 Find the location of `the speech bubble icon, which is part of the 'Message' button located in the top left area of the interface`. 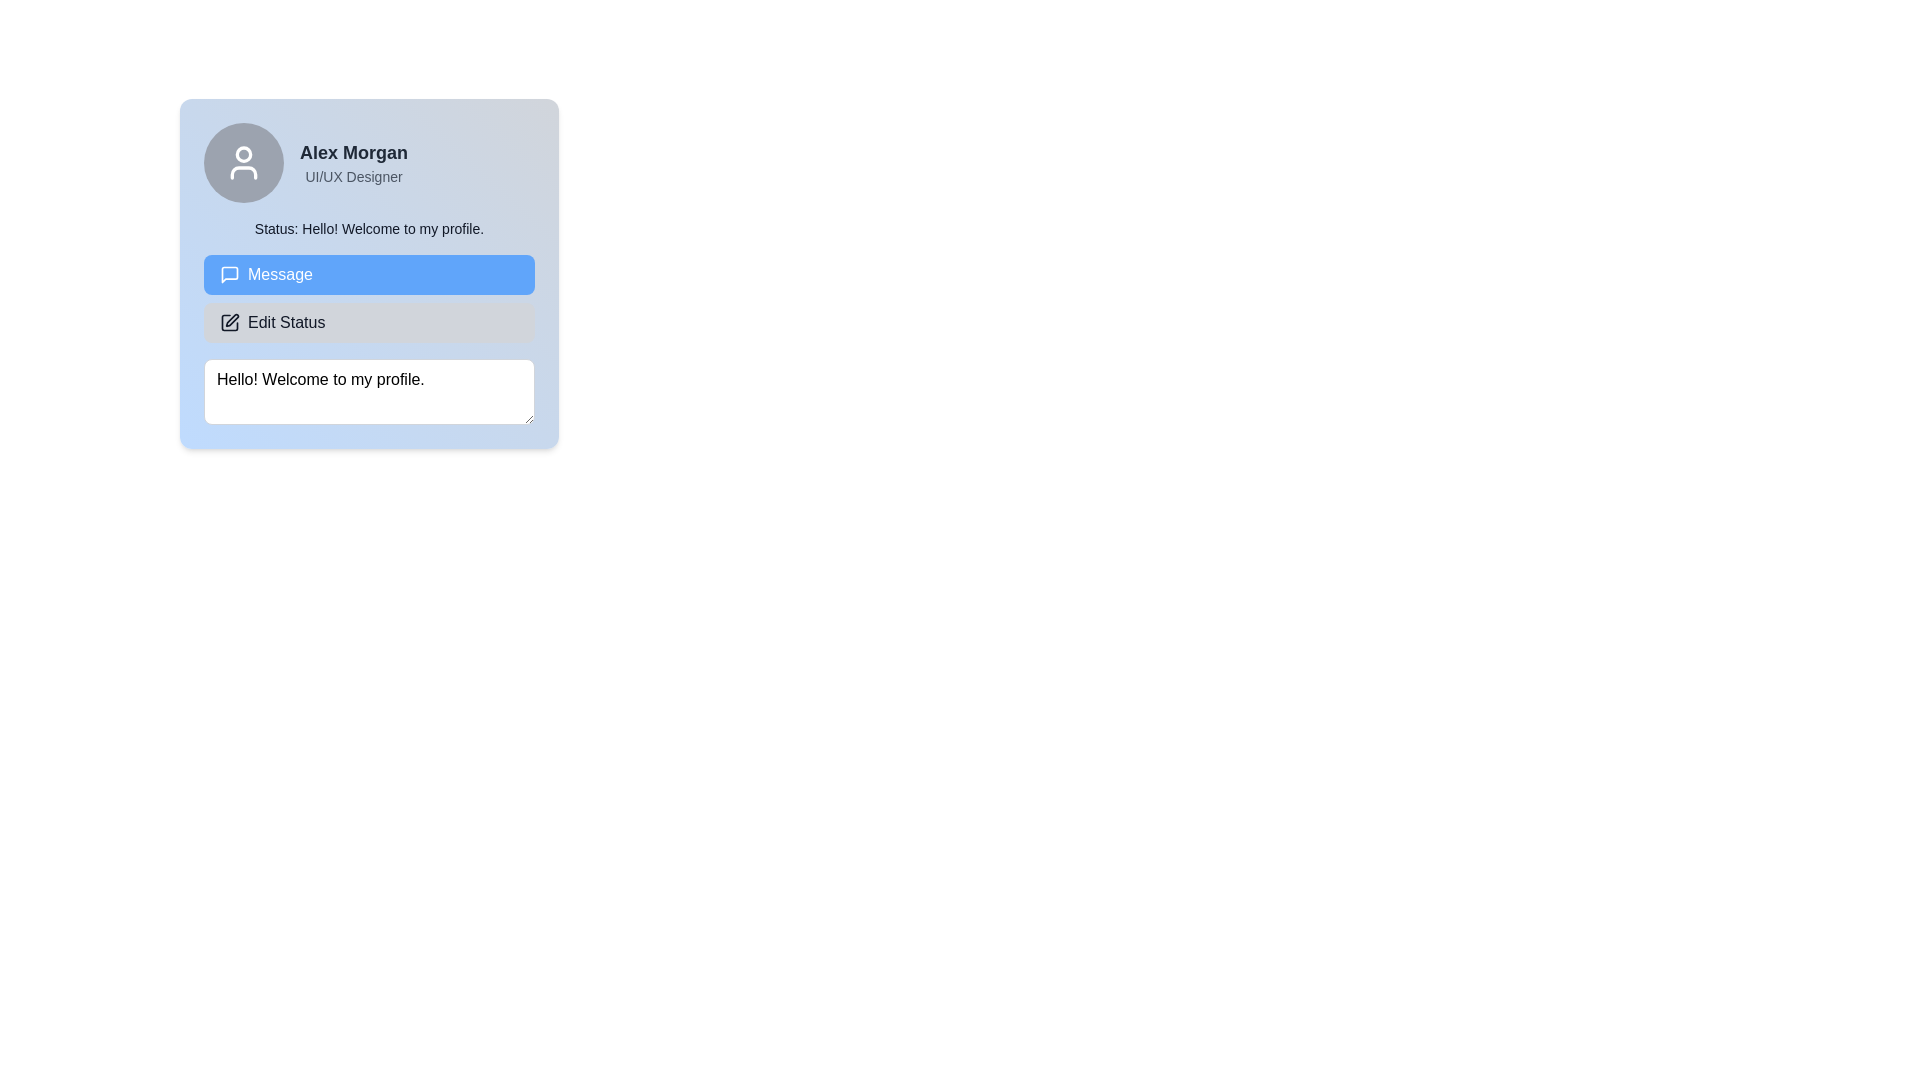

the speech bubble icon, which is part of the 'Message' button located in the top left area of the interface is located at coordinates (230, 274).